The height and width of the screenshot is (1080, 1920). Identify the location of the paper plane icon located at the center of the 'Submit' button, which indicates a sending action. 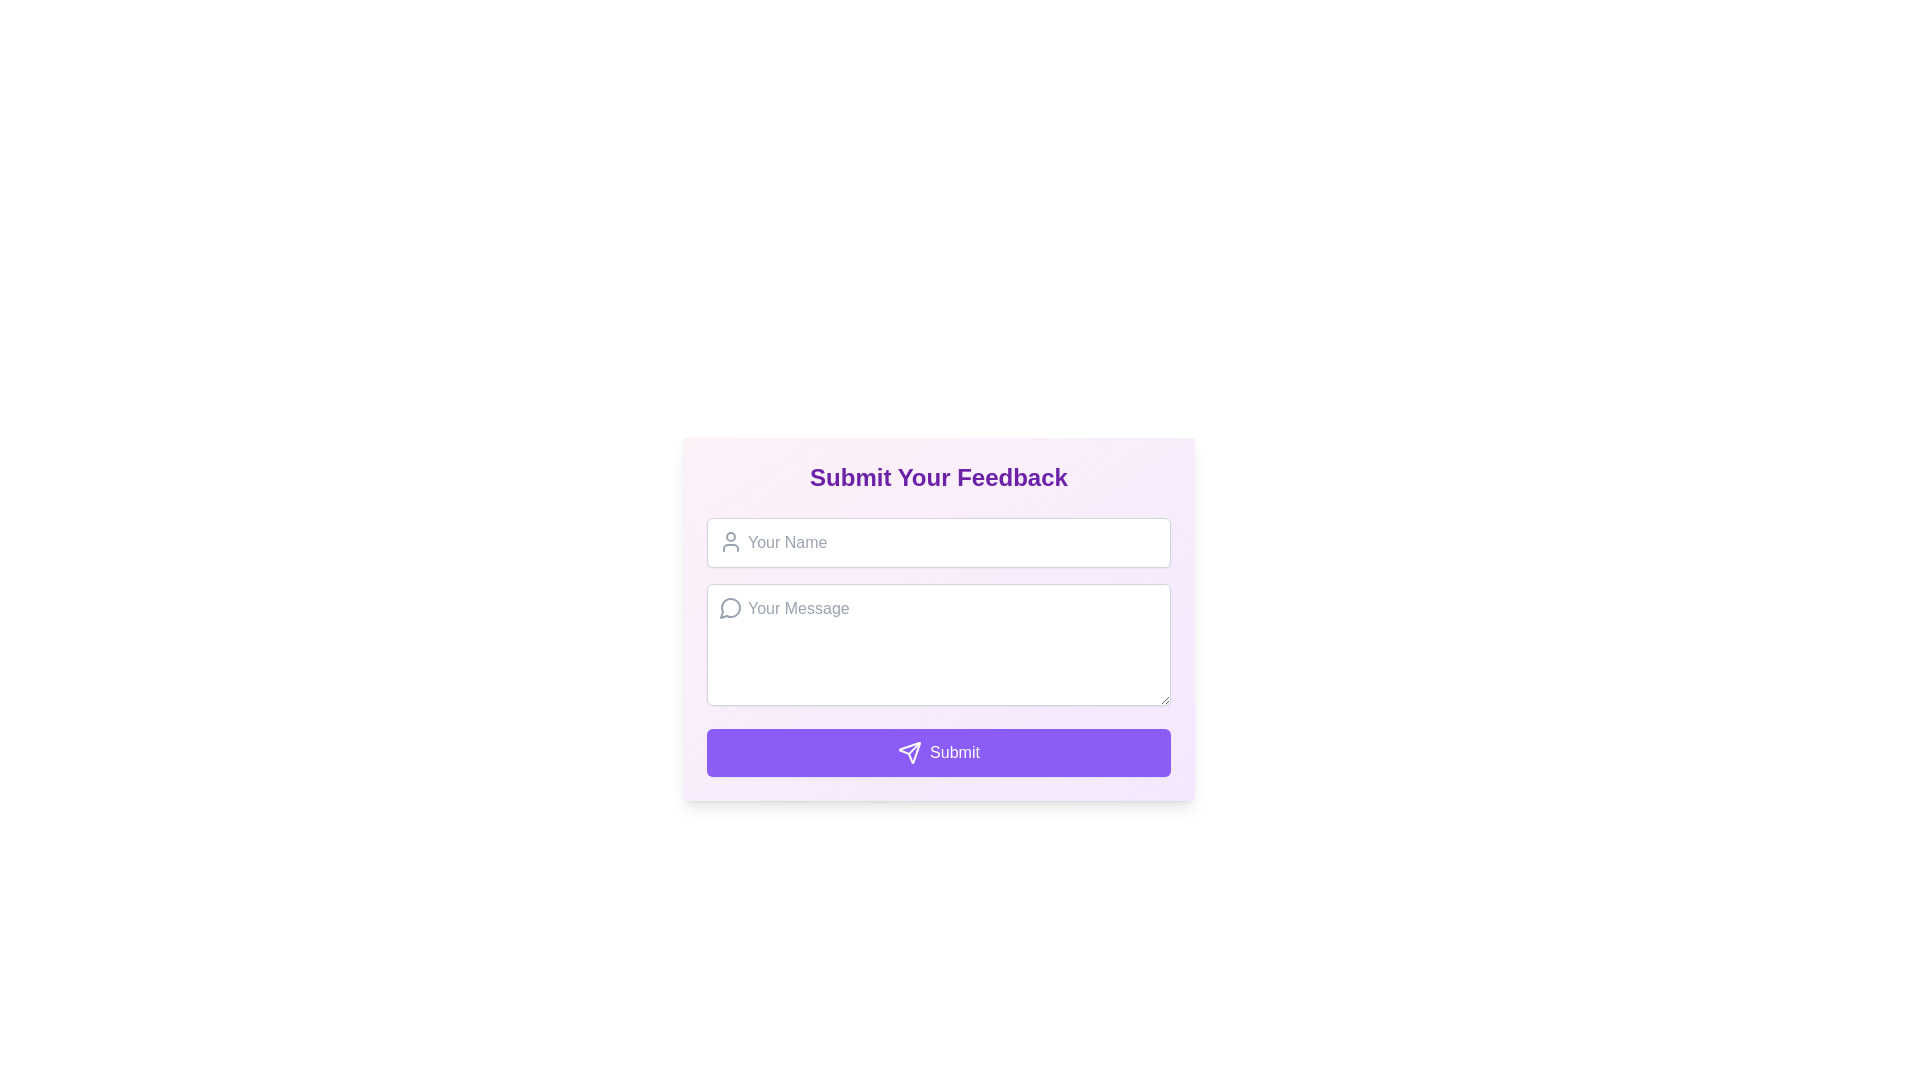
(909, 752).